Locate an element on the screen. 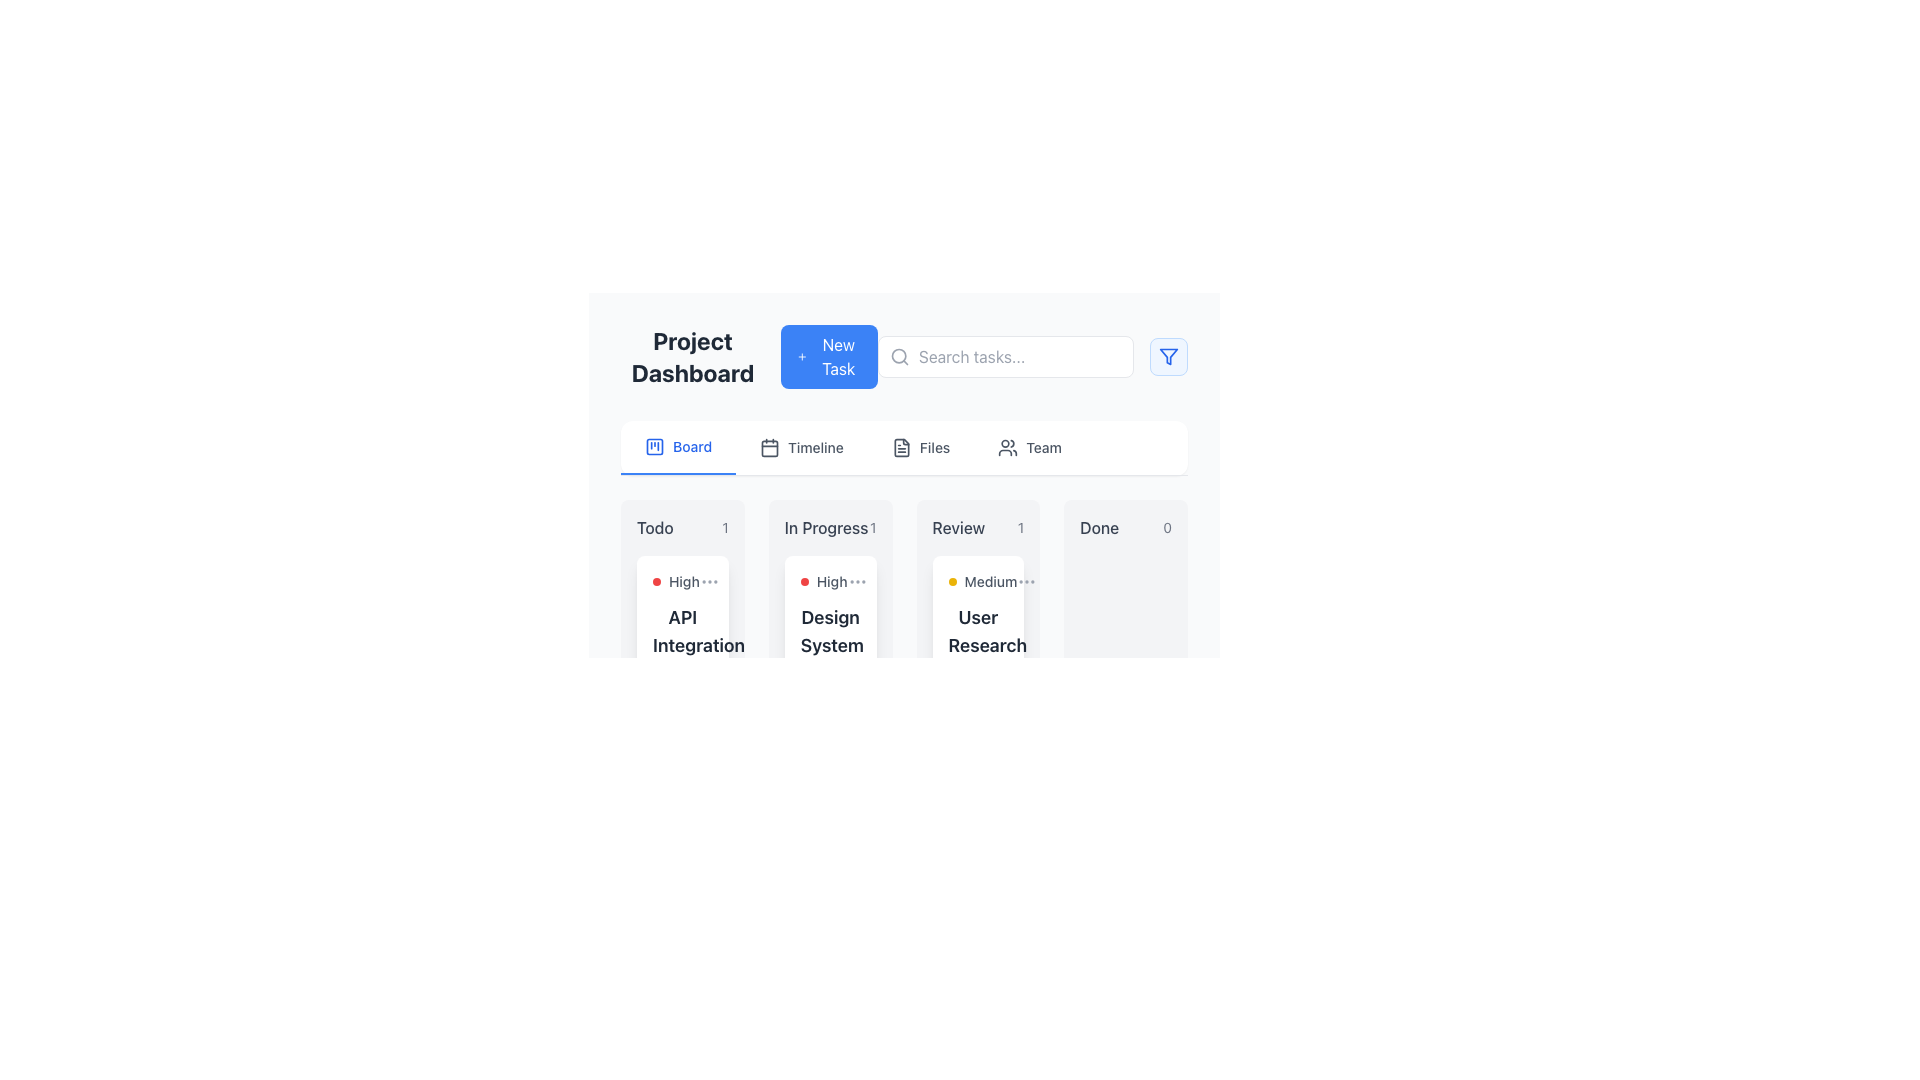 This screenshot has height=1080, width=1920. the funnel-like icon element located in the upper-right corner of the application interface, which features a geometric structure with lines converging downward and a smaller triangular shape at the bottom is located at coordinates (1169, 356).